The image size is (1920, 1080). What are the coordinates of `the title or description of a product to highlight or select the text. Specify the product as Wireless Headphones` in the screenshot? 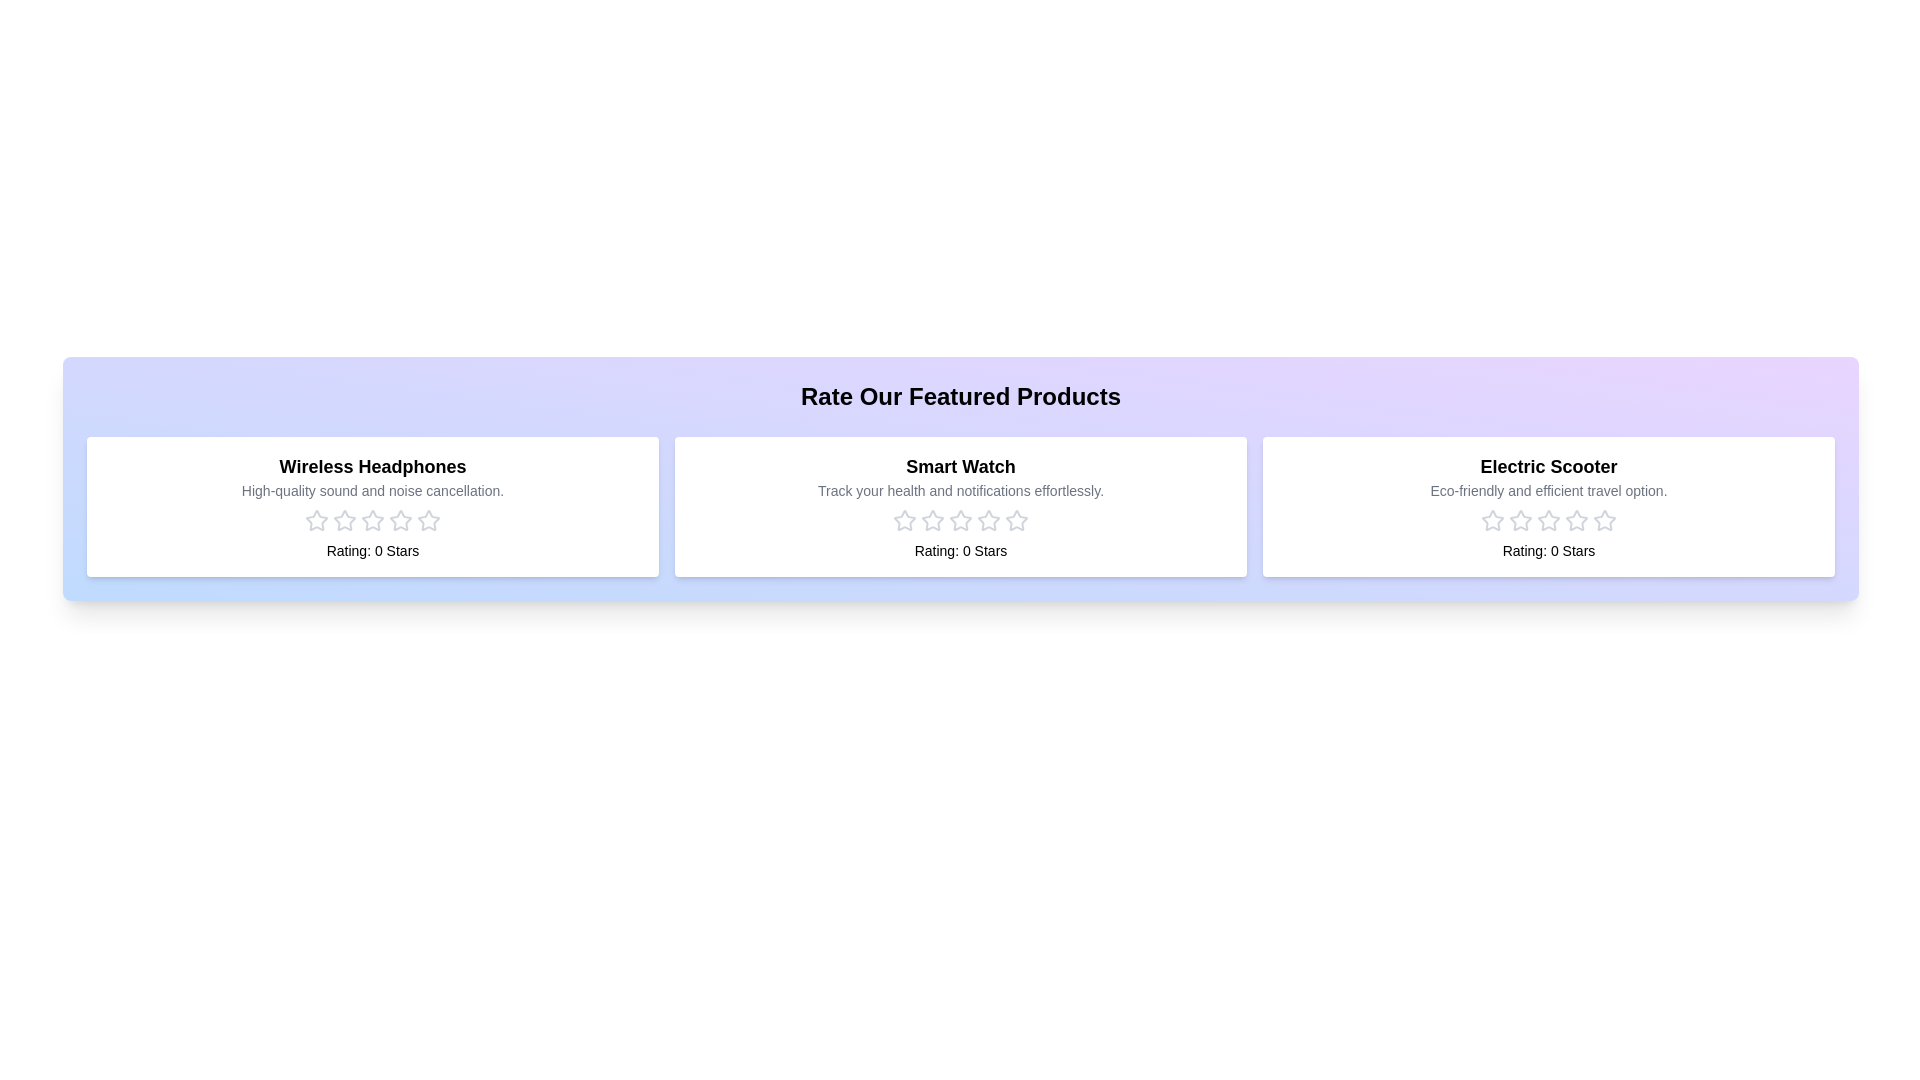 It's located at (373, 466).